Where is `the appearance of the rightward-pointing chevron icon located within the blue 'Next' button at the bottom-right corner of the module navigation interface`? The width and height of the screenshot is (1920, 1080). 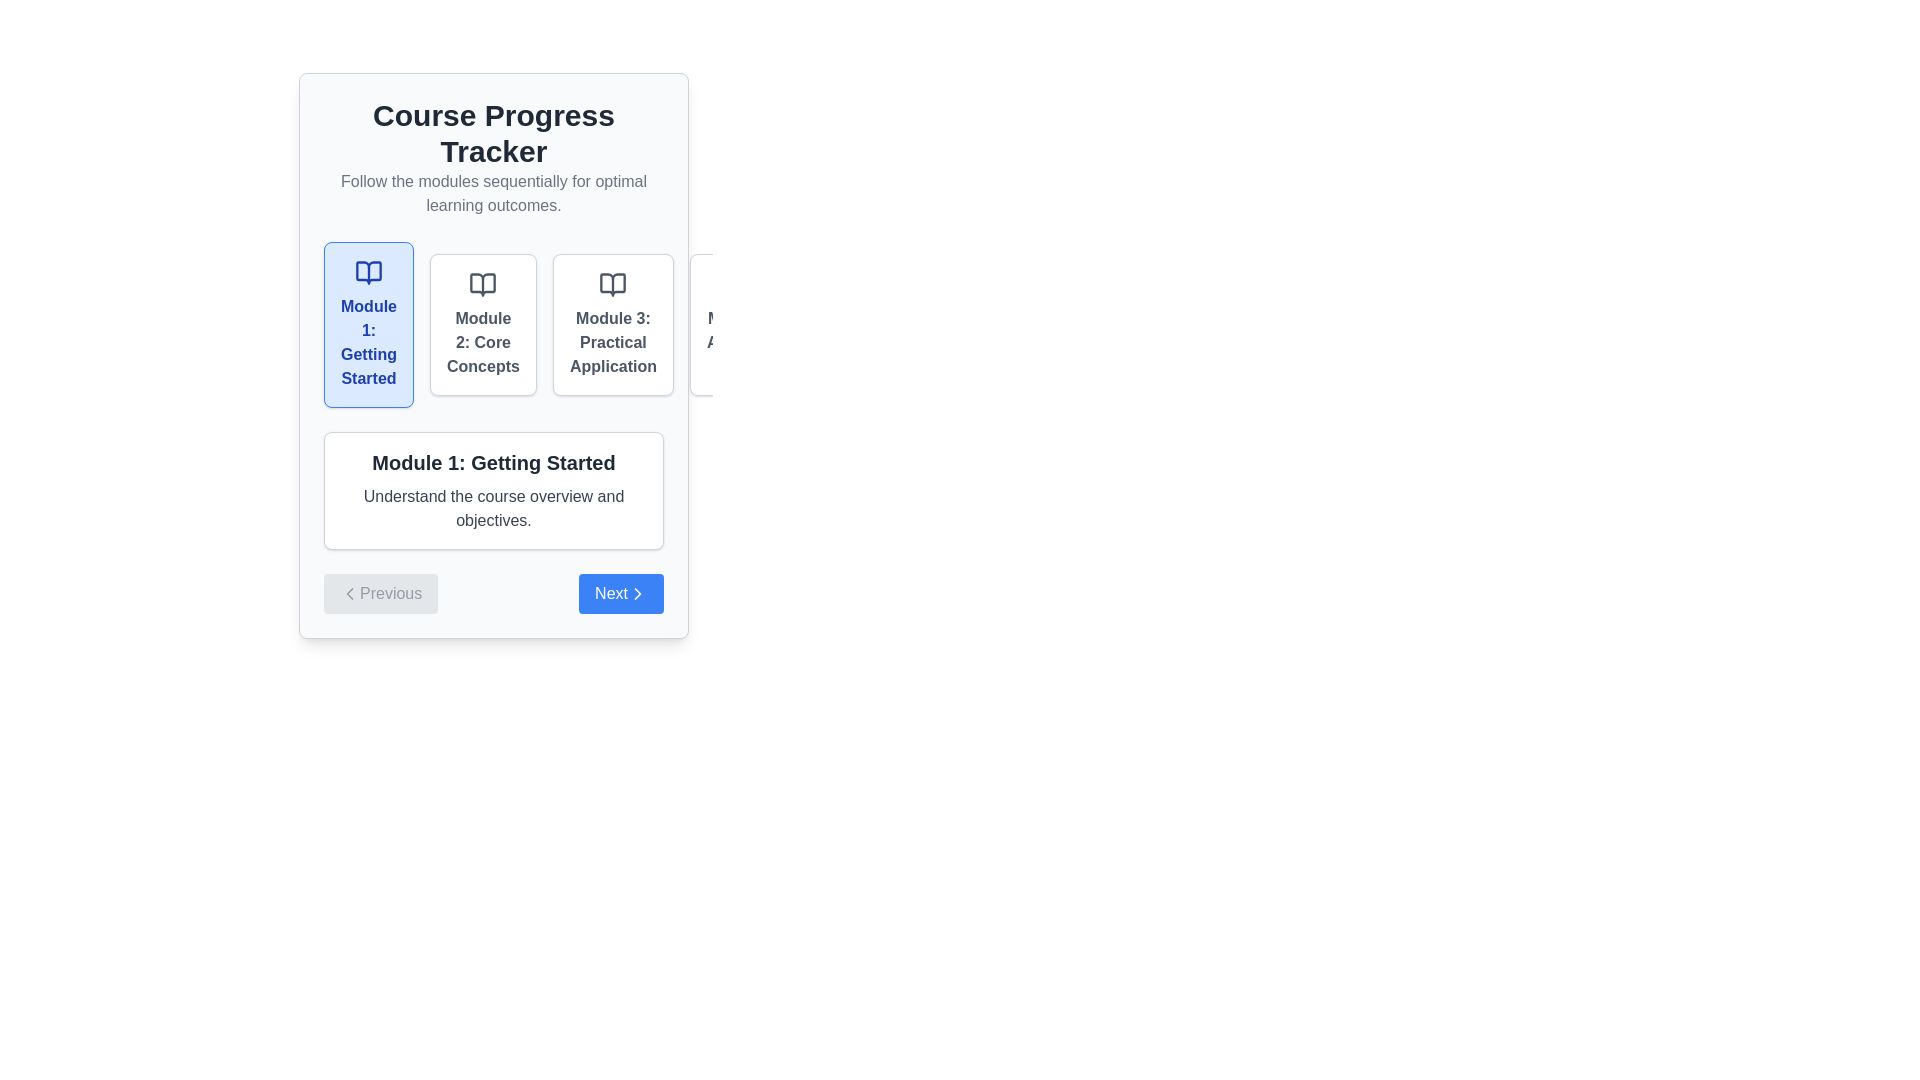 the appearance of the rightward-pointing chevron icon located within the blue 'Next' button at the bottom-right corner of the module navigation interface is located at coordinates (637, 593).